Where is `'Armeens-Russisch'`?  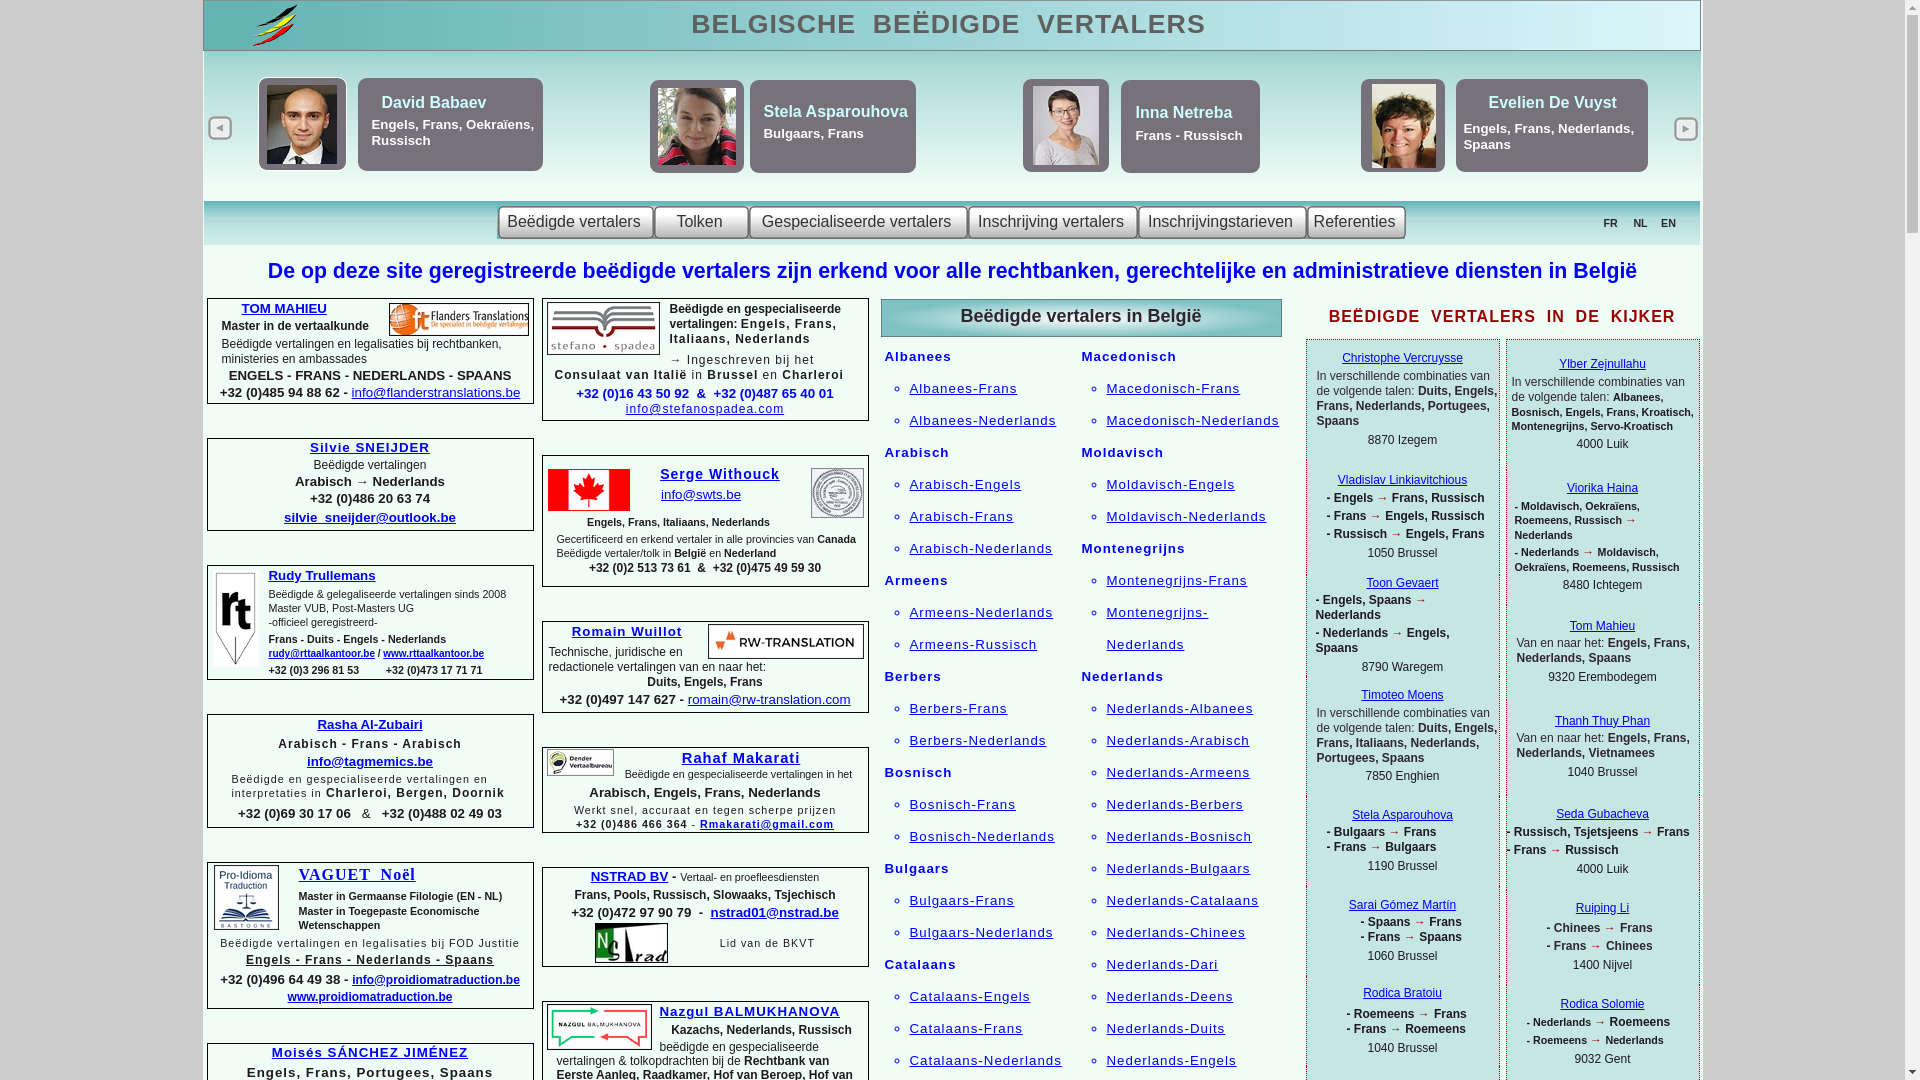 'Armeens-Russisch' is located at coordinates (974, 644).